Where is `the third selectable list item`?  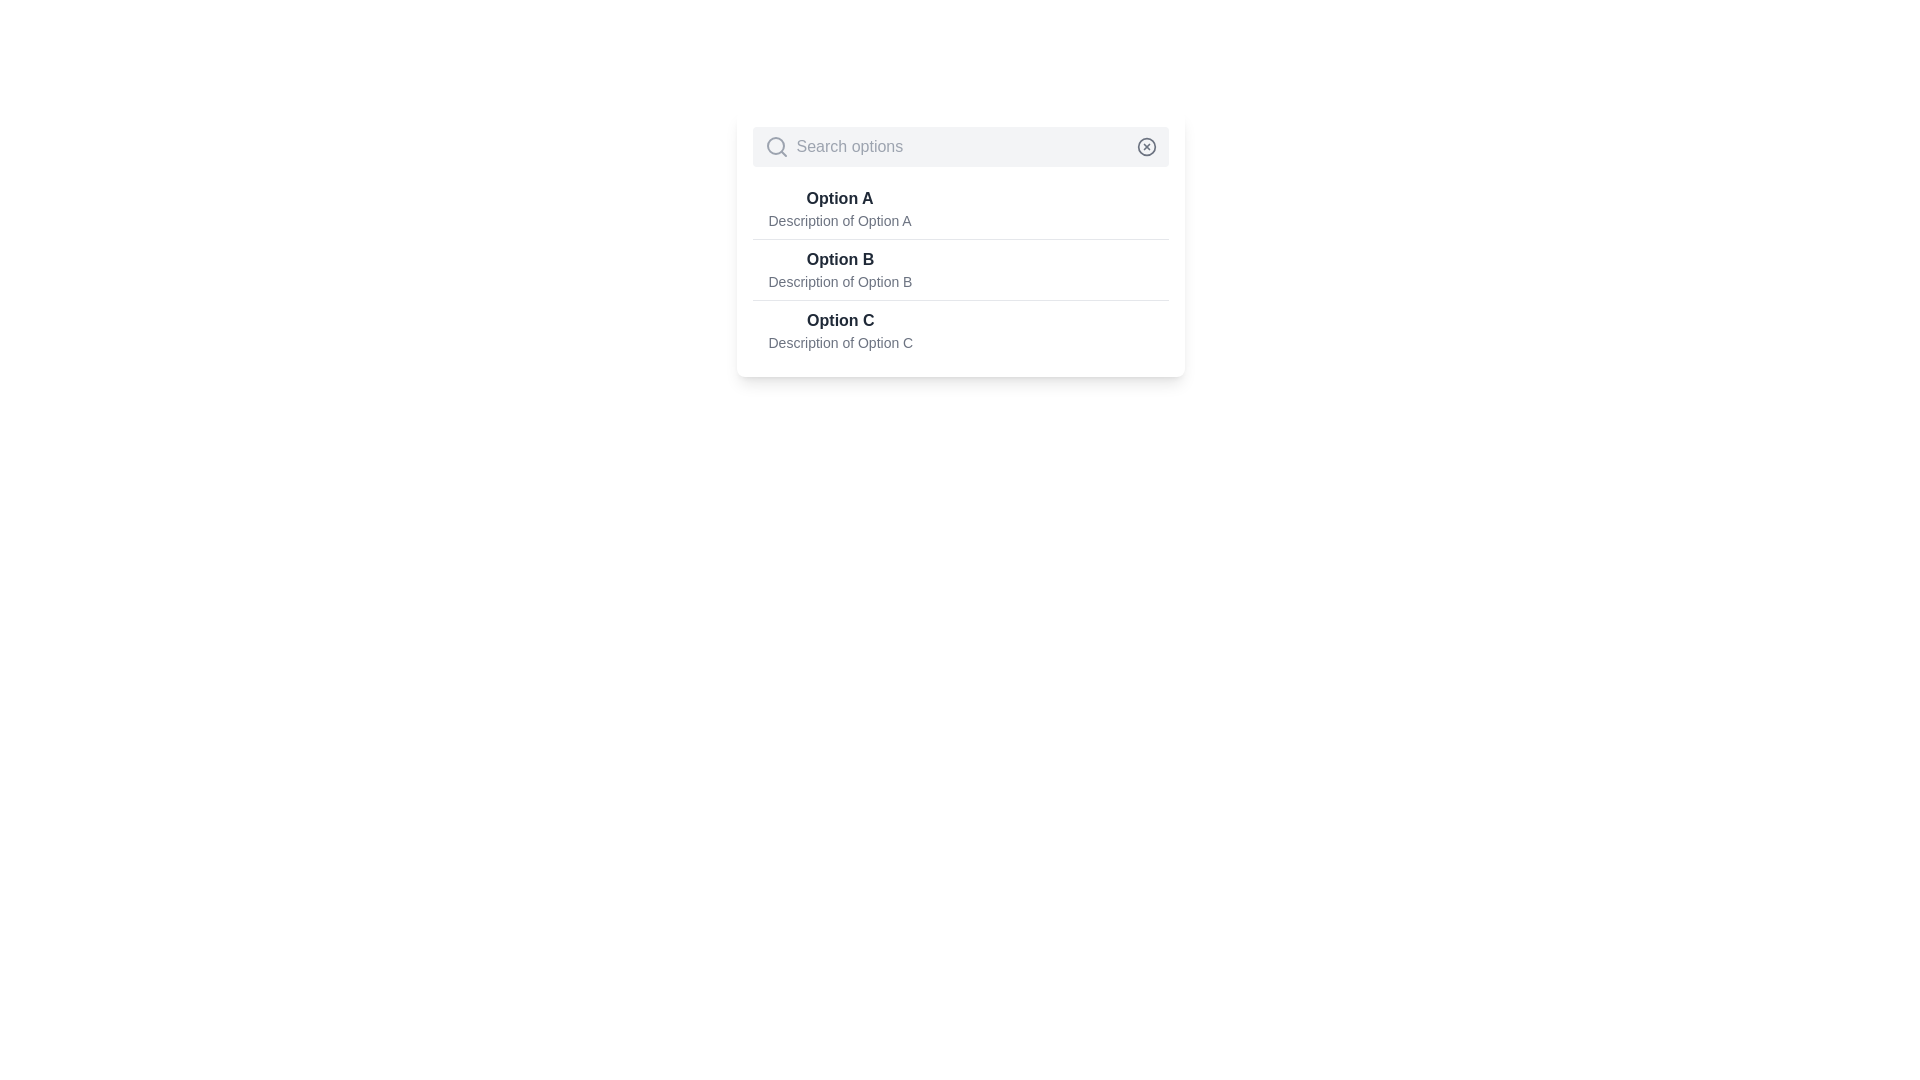 the third selectable list item is located at coordinates (840, 330).